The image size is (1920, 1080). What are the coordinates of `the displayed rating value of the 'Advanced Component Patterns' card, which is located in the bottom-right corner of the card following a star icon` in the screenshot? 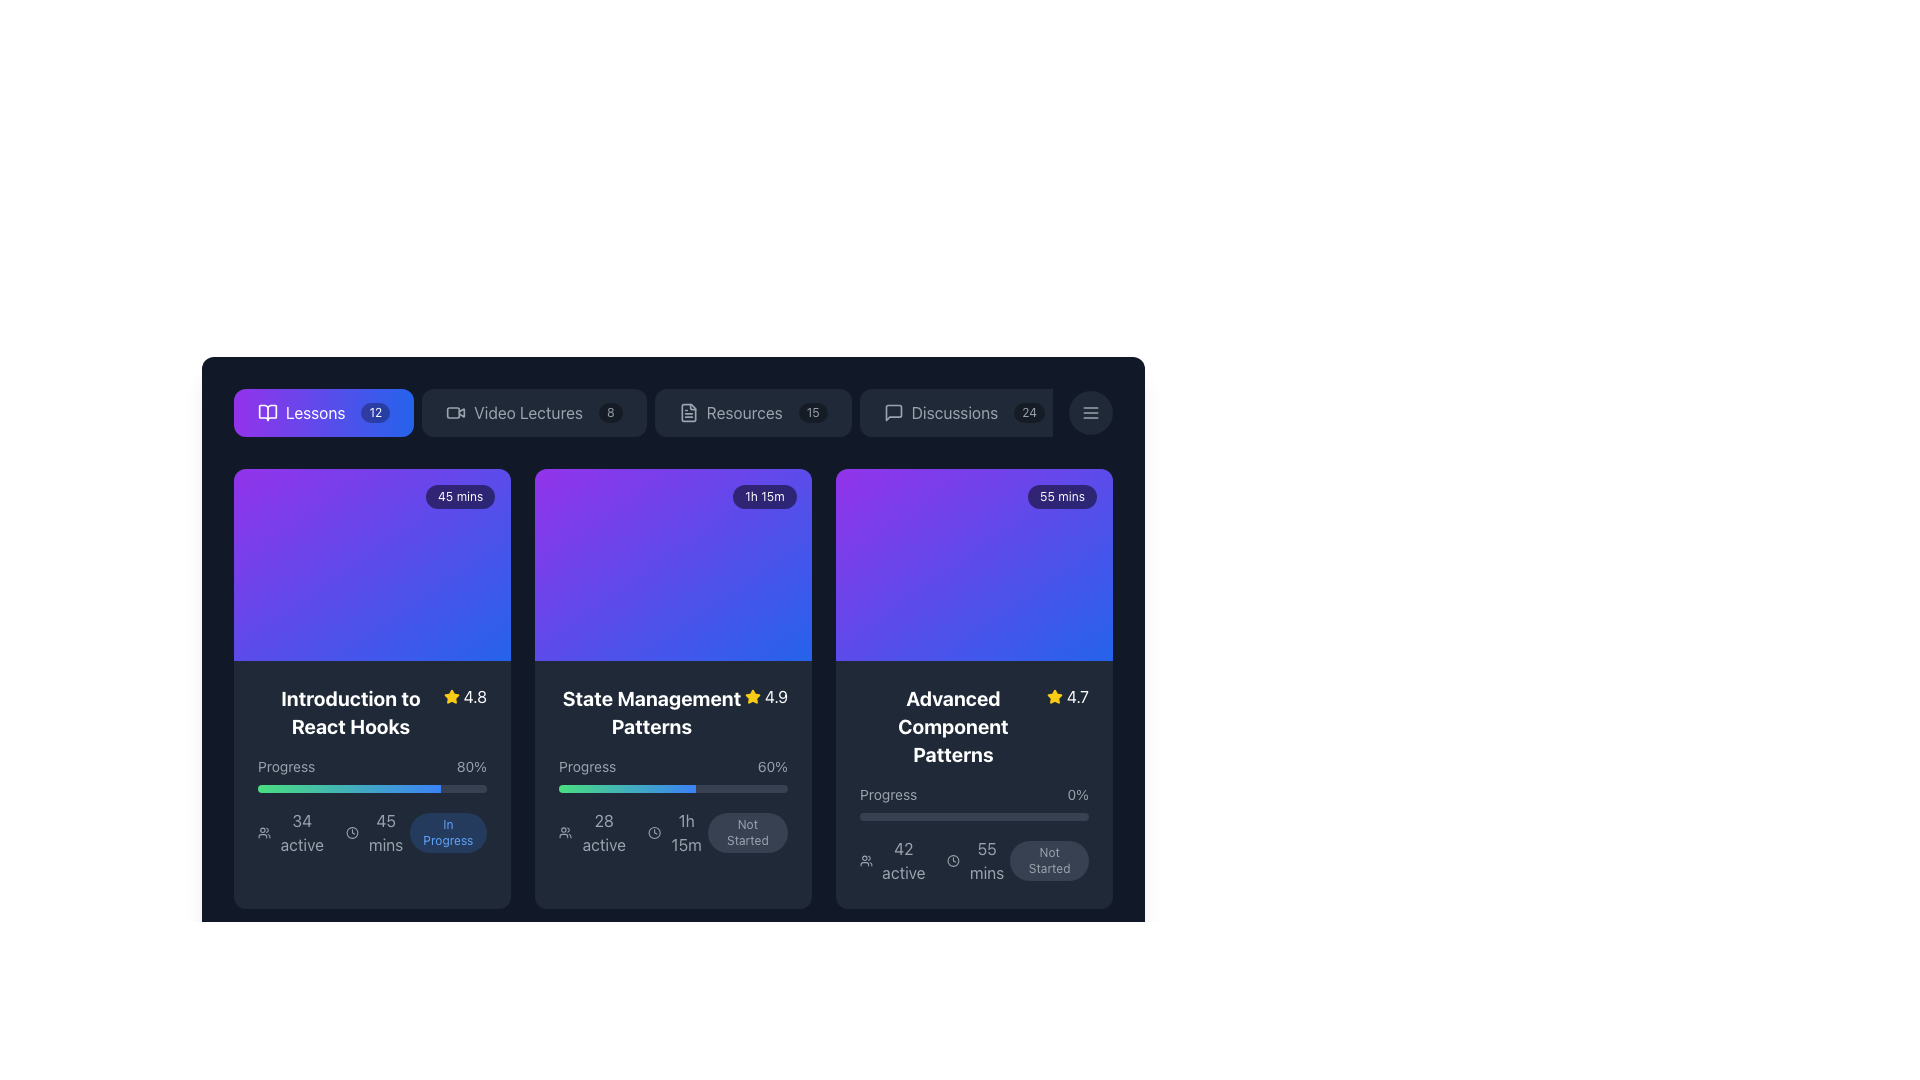 It's located at (1076, 696).